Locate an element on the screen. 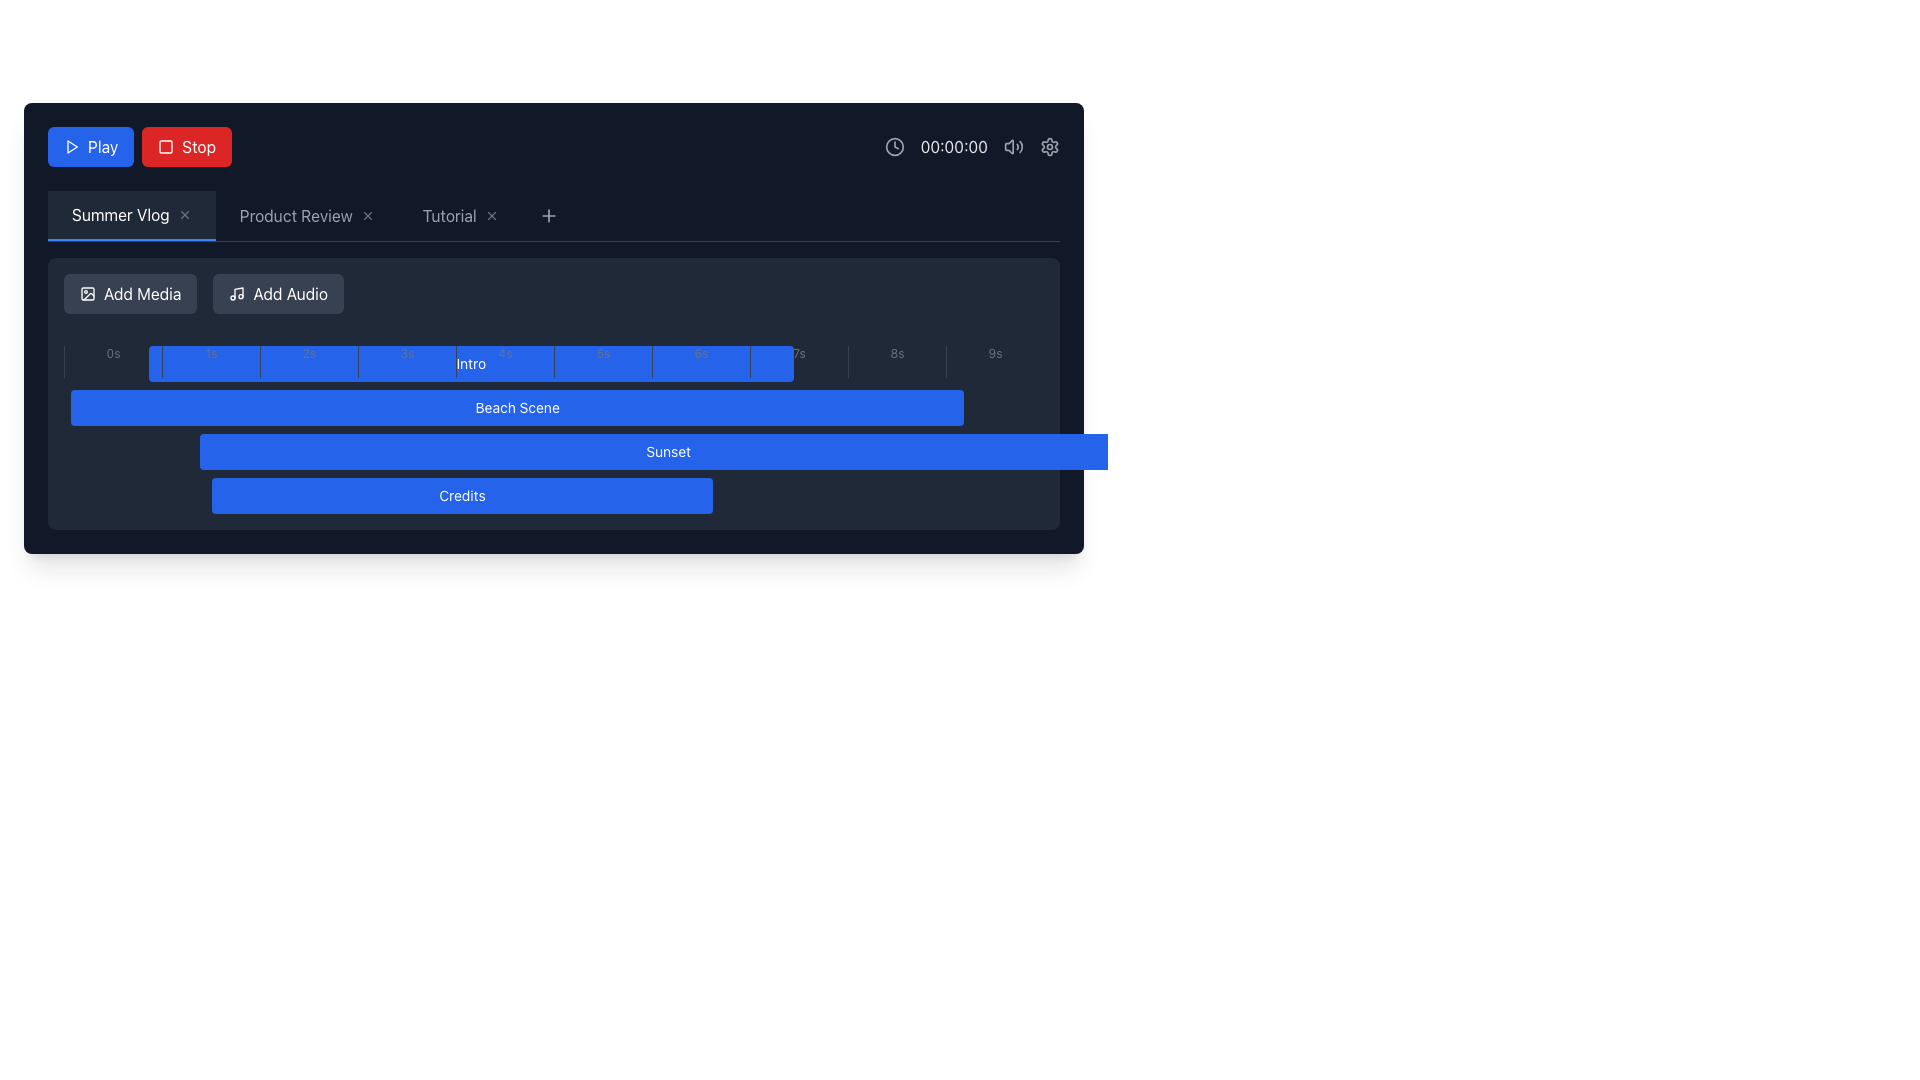 This screenshot has height=1080, width=1920. the 'Add Media' button, which includes the descriptive label indicating its function is located at coordinates (141, 293).